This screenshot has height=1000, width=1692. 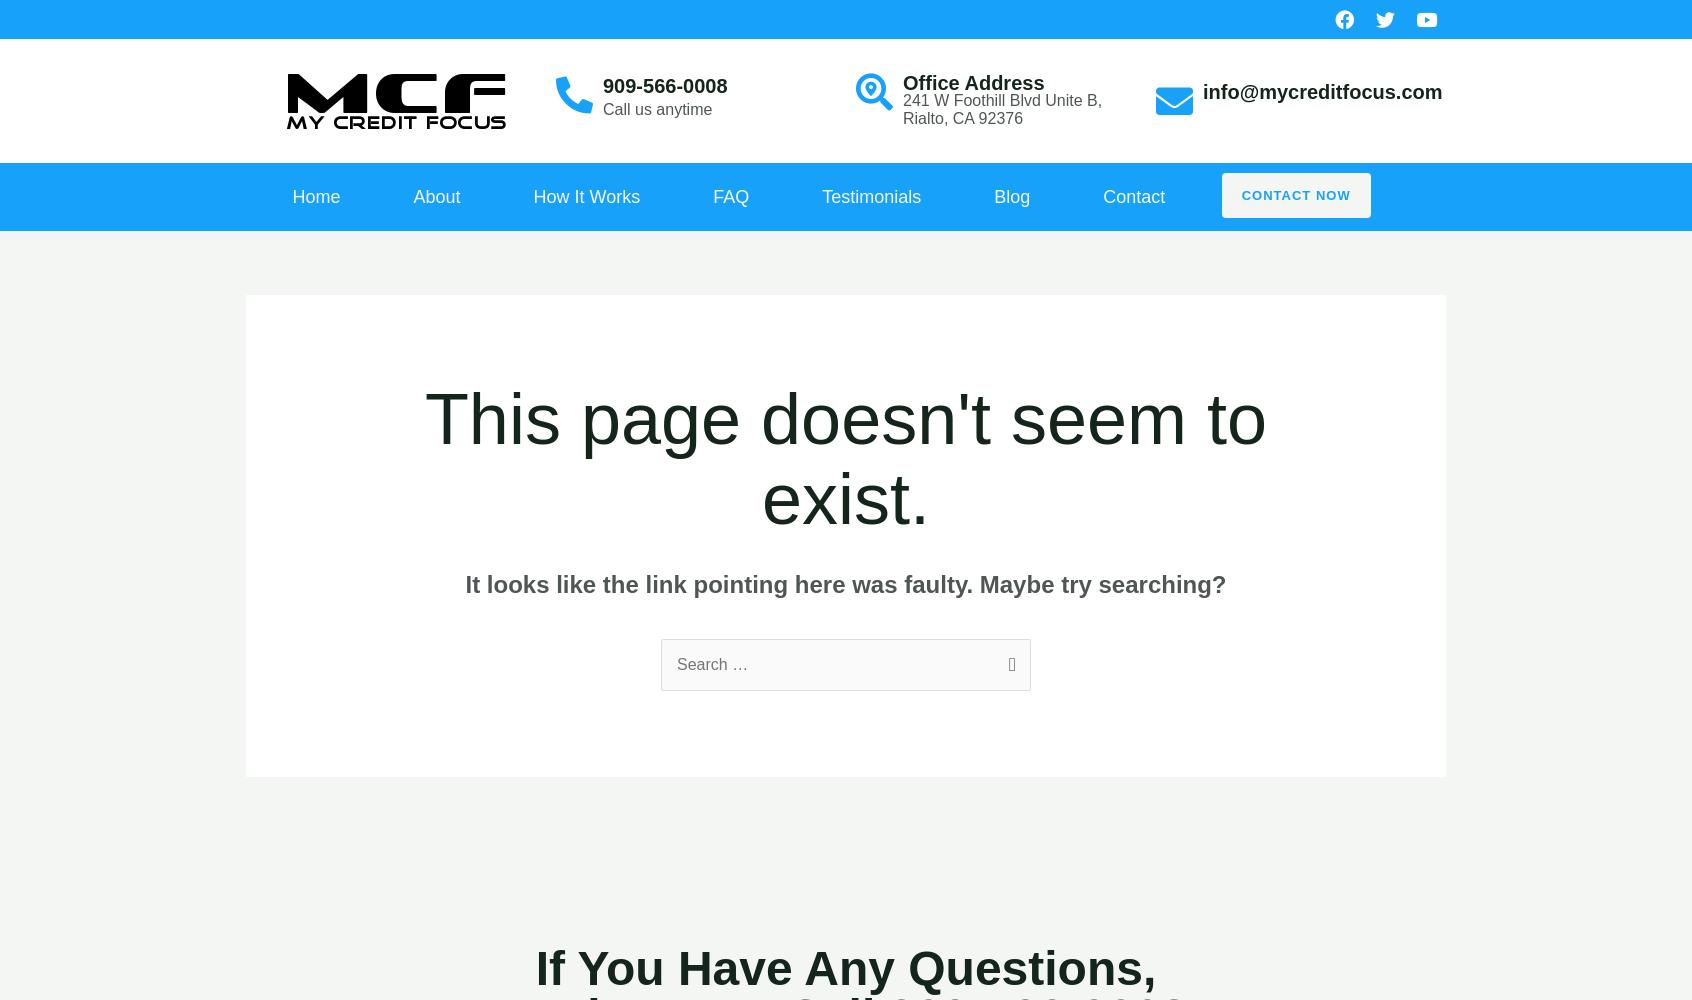 What do you see at coordinates (821, 196) in the screenshot?
I see `'Testimonials'` at bounding box center [821, 196].